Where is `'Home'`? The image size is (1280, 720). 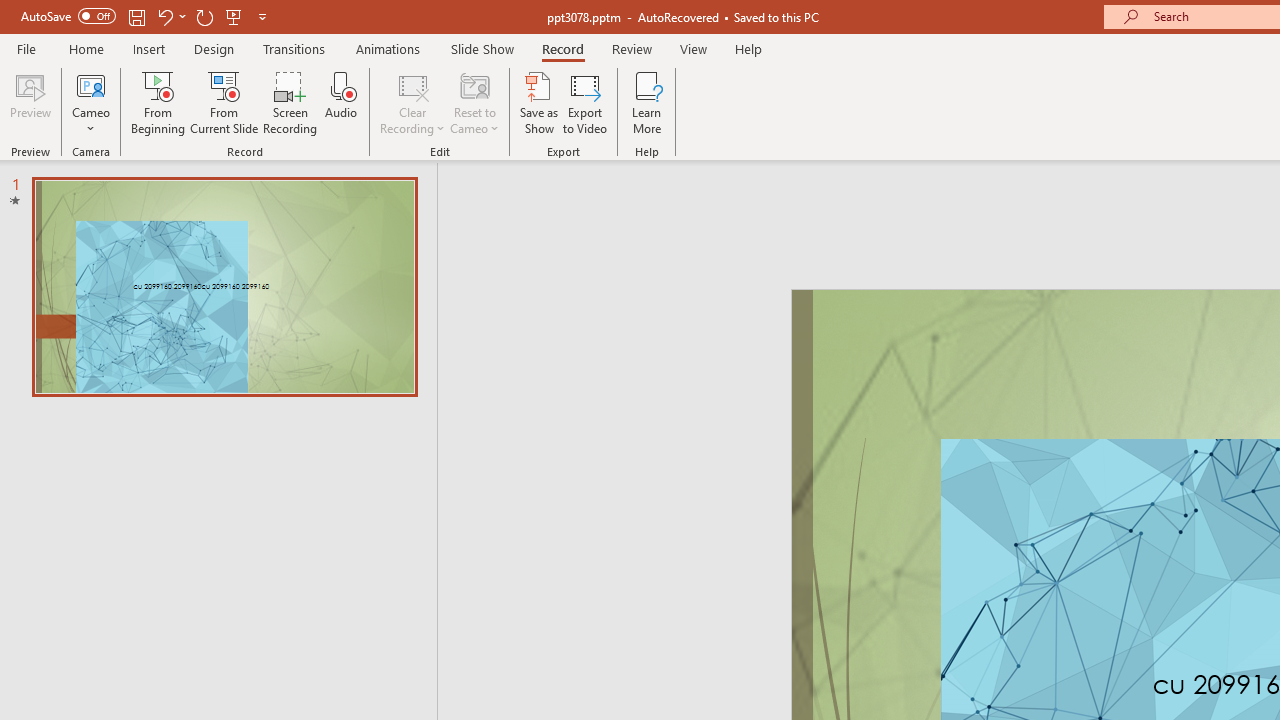 'Home' is located at coordinates (85, 48).